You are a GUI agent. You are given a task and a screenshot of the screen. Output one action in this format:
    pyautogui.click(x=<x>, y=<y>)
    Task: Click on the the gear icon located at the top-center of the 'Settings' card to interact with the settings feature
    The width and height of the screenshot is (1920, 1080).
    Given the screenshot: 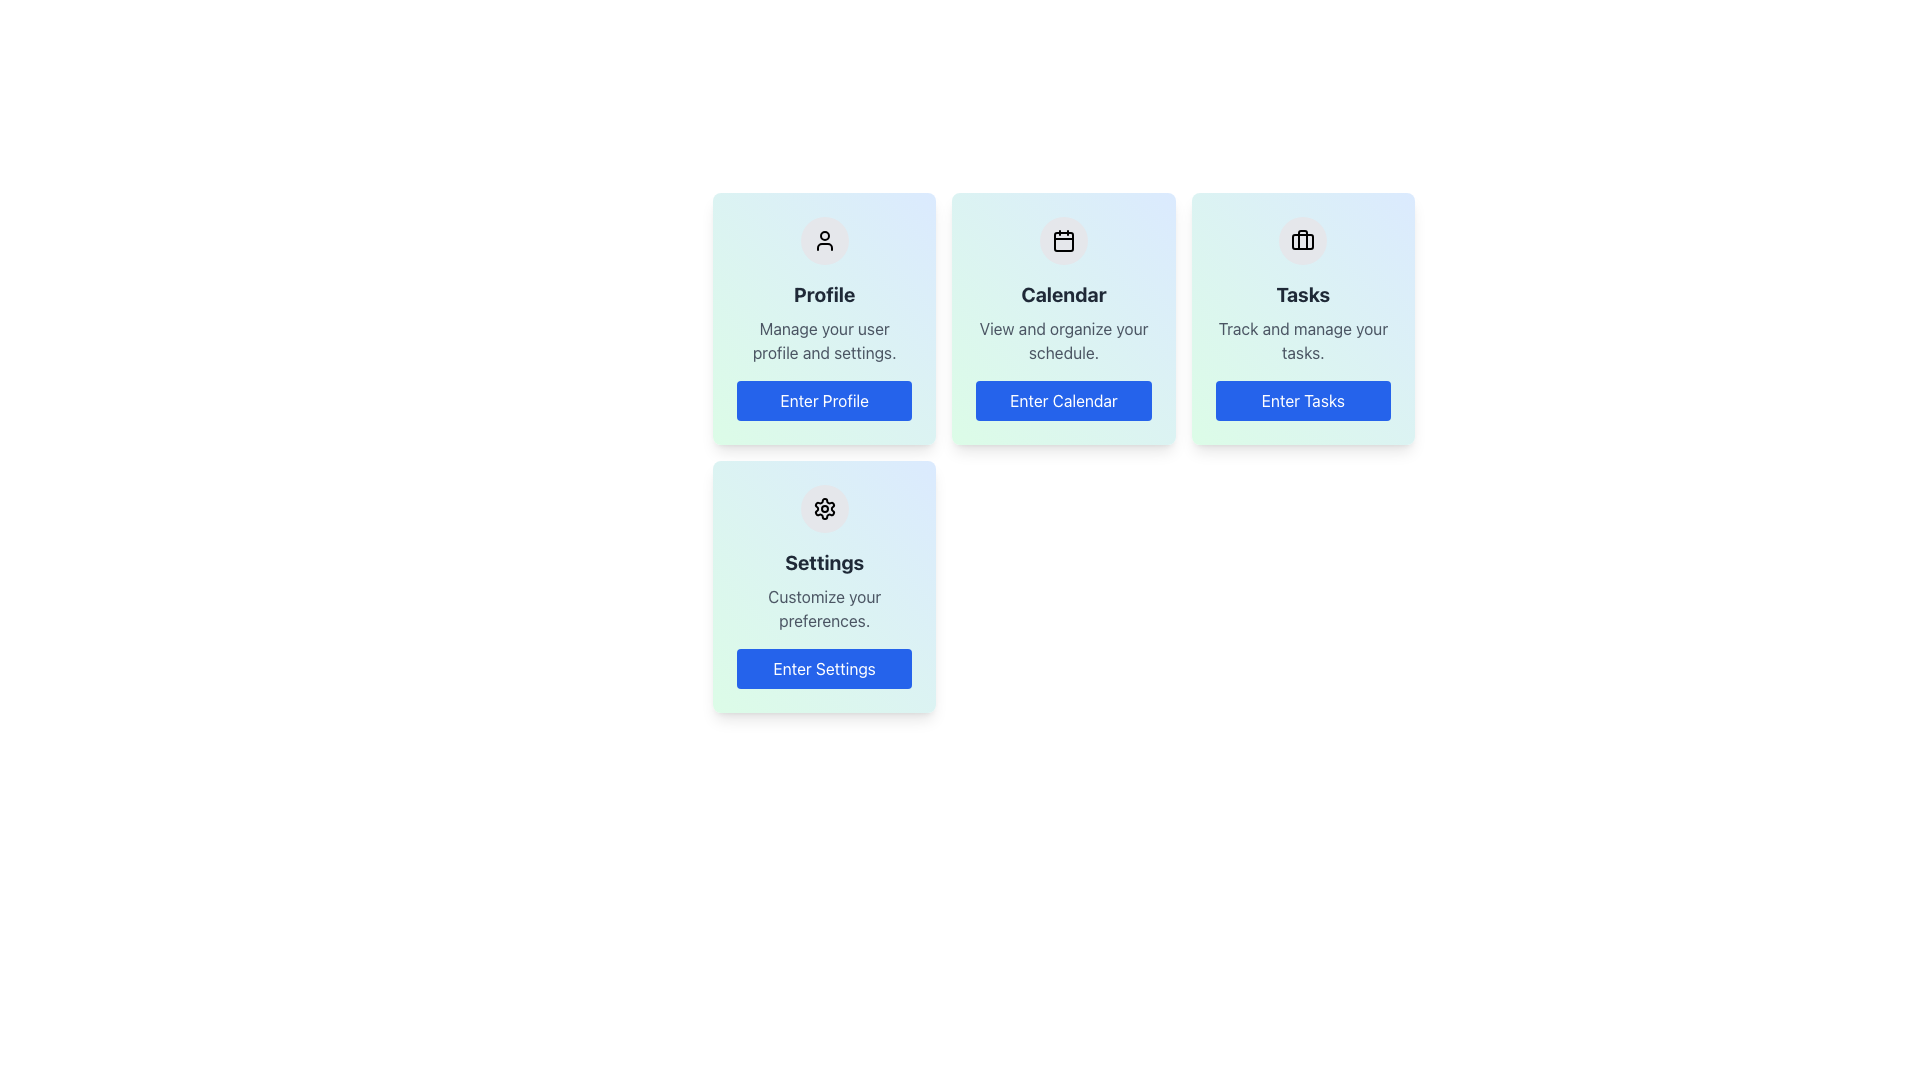 What is the action you would take?
    pyautogui.click(x=824, y=508)
    